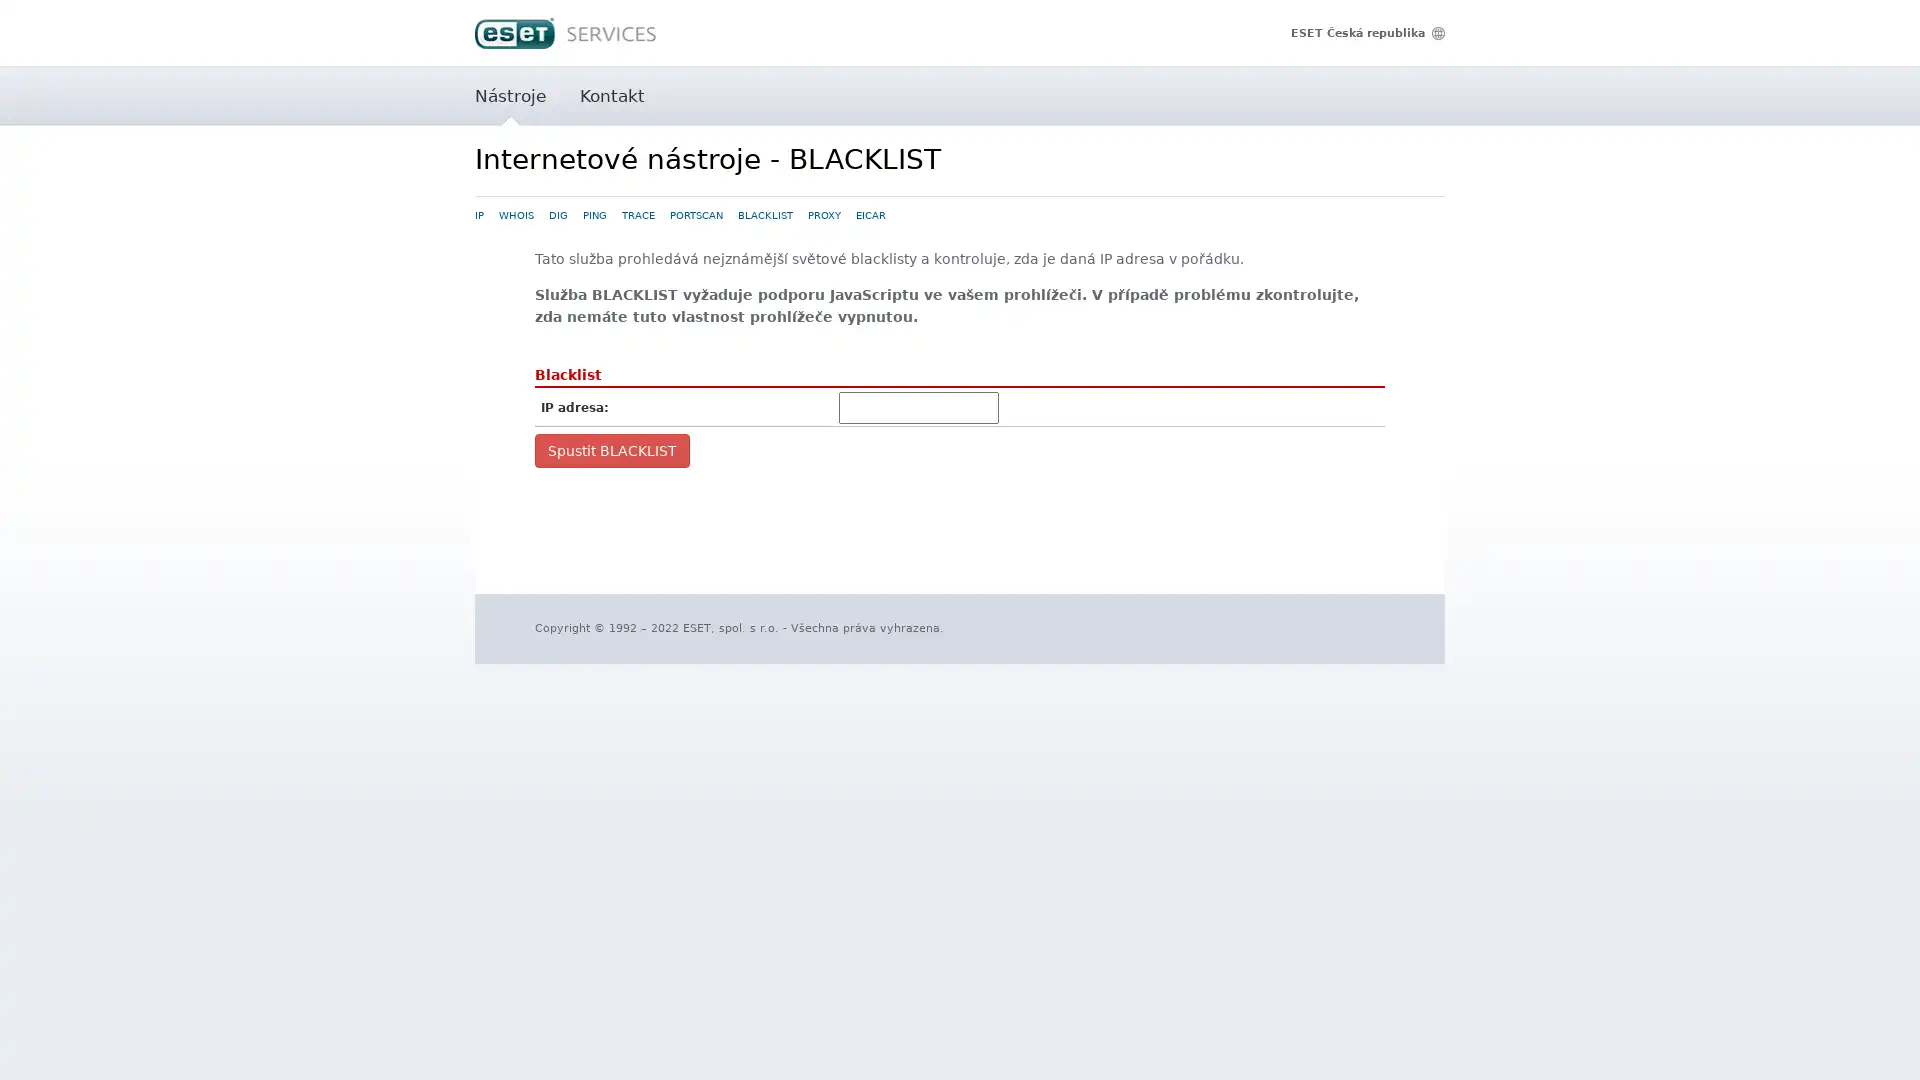 The height and width of the screenshot is (1080, 1920). What do you see at coordinates (611, 451) in the screenshot?
I see `Spustit BLACKLIST` at bounding box center [611, 451].